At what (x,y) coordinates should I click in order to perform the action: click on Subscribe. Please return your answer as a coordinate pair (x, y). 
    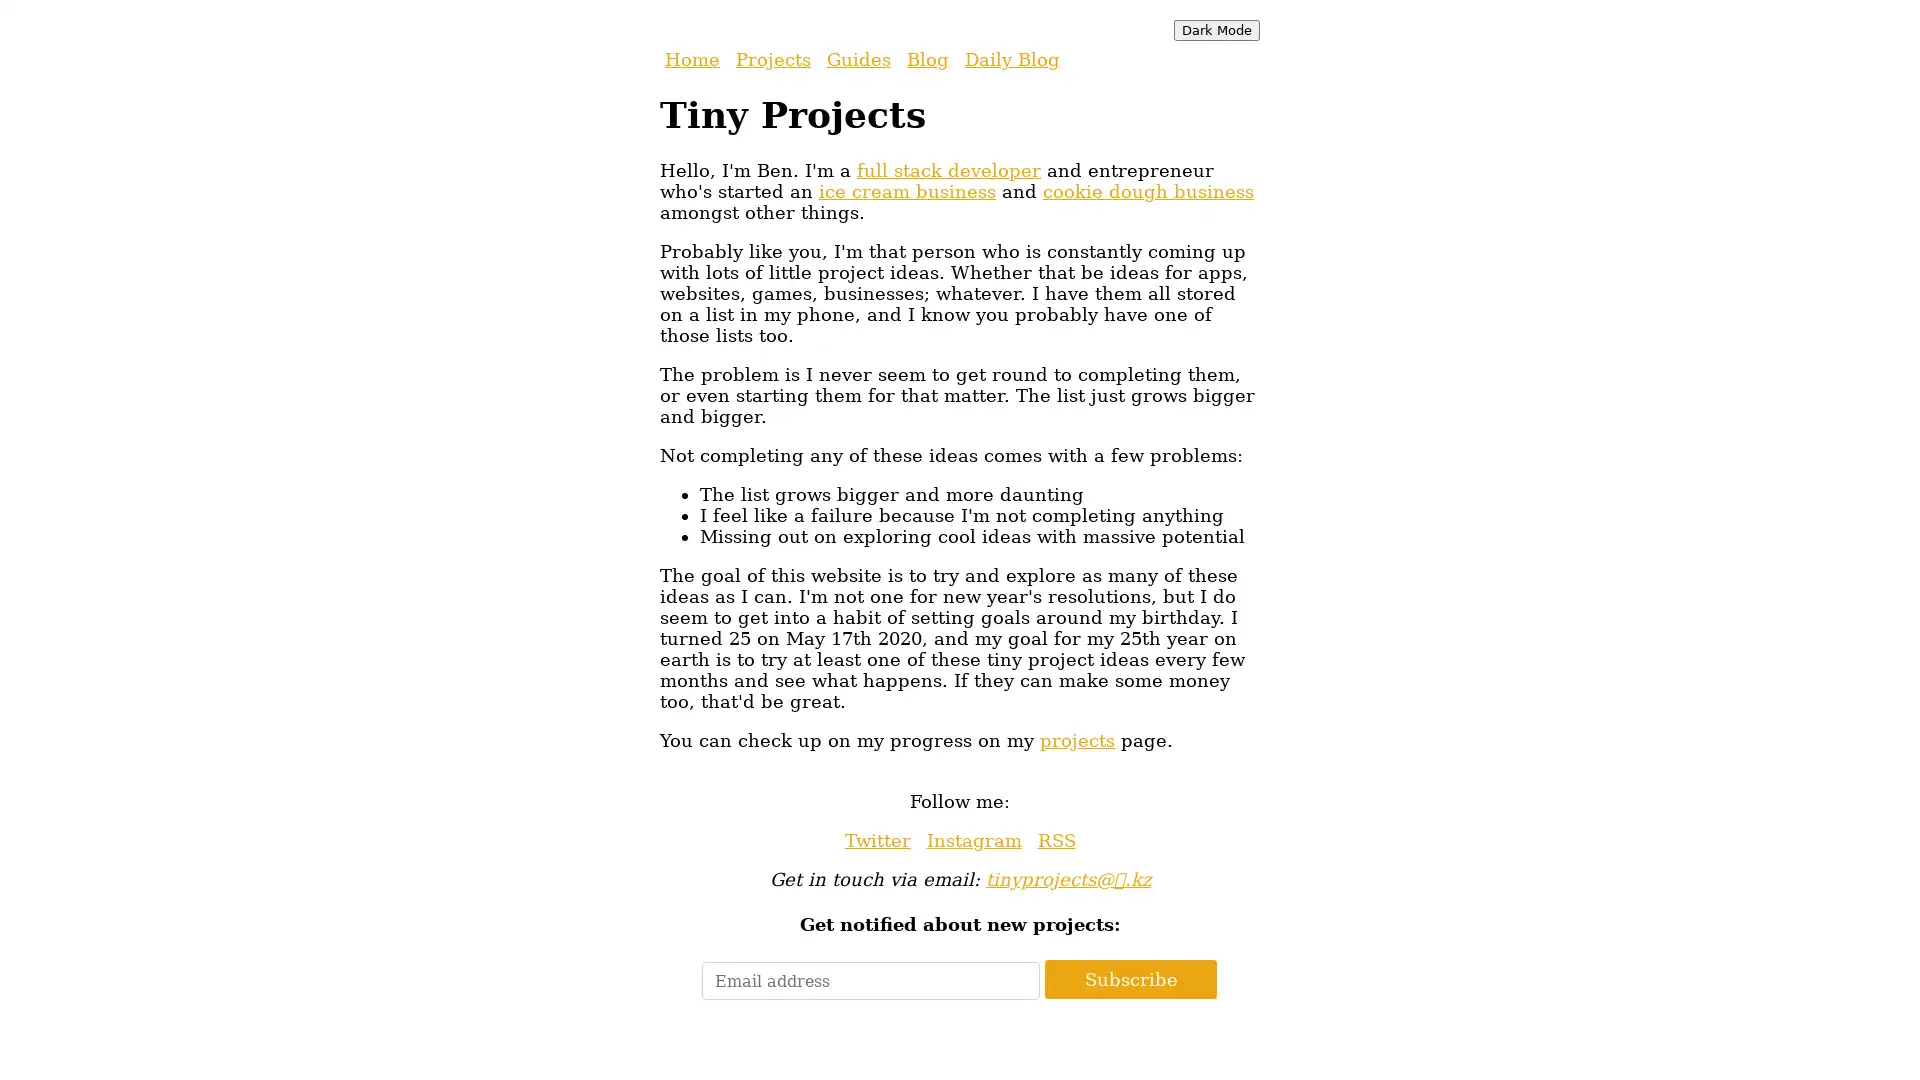
    Looking at the image, I should click on (1131, 978).